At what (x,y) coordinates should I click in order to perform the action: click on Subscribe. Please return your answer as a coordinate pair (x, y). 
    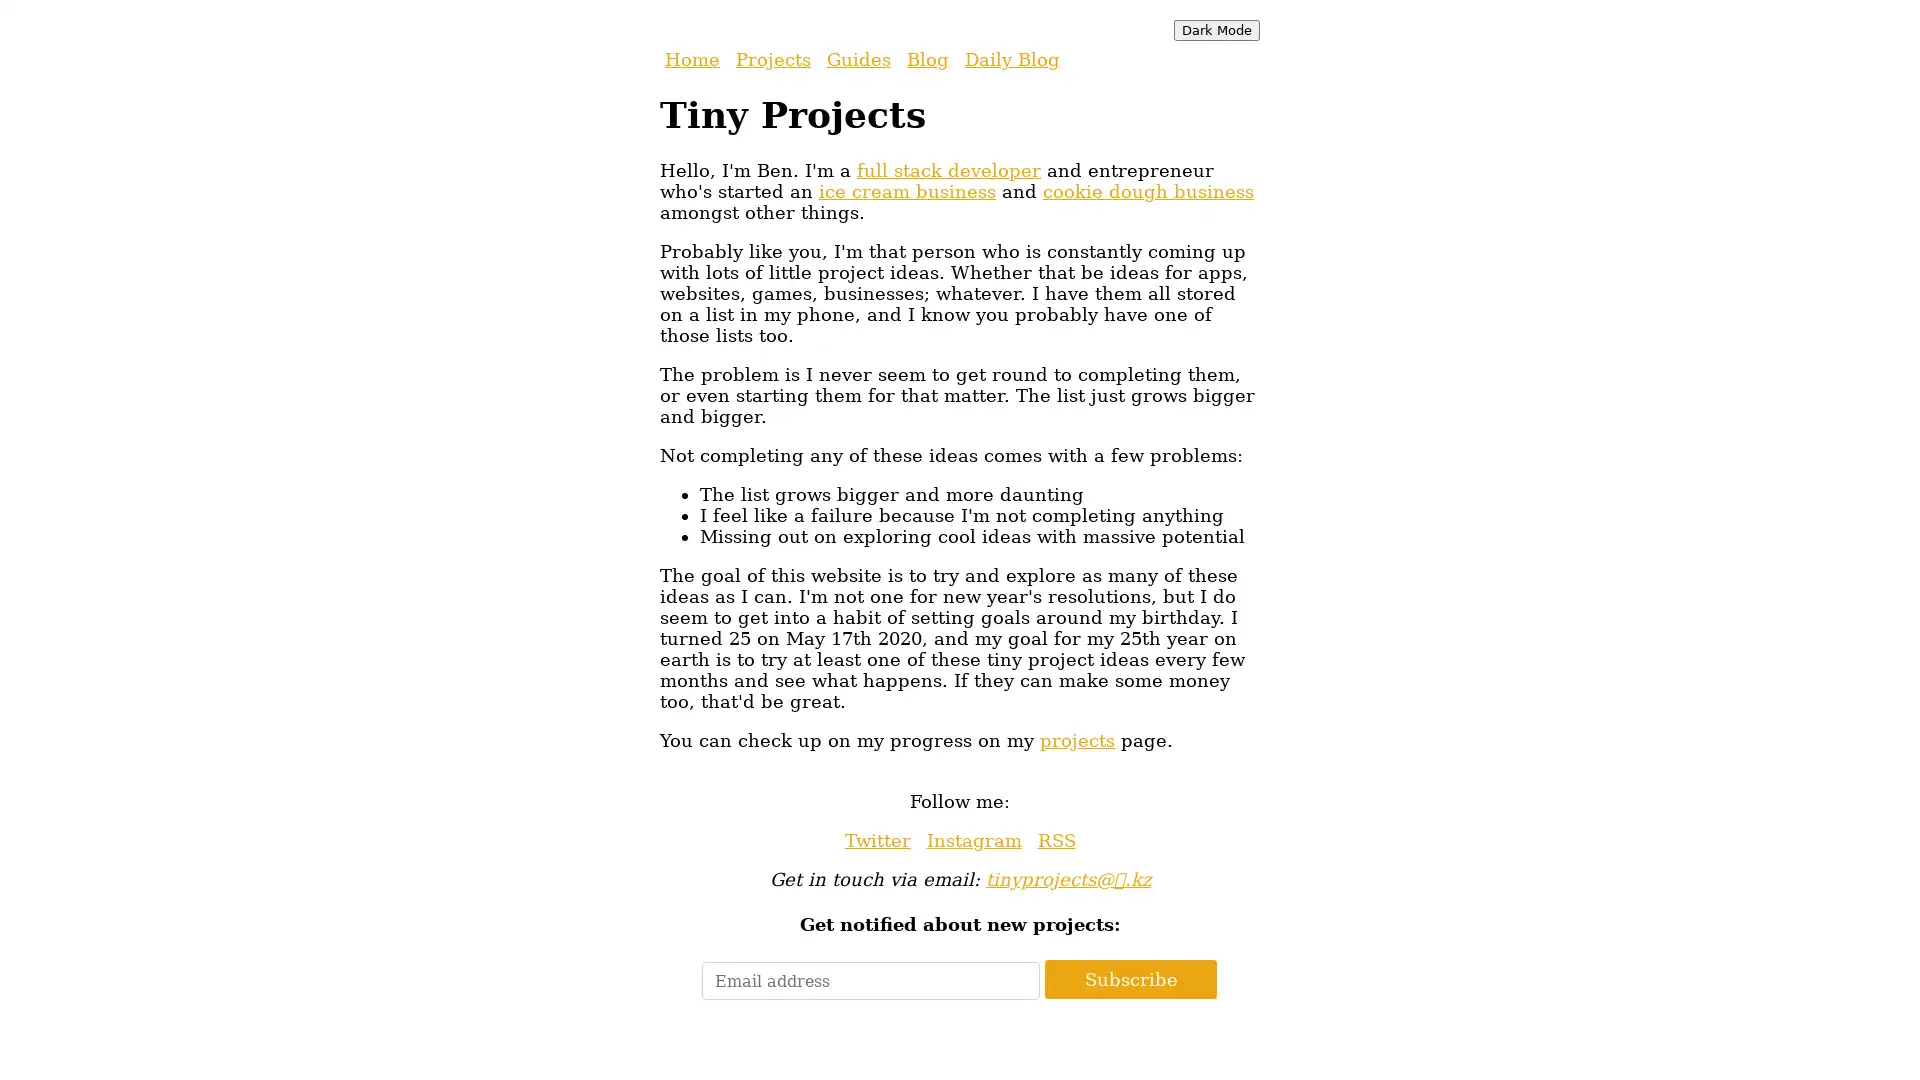
    Looking at the image, I should click on (1131, 978).